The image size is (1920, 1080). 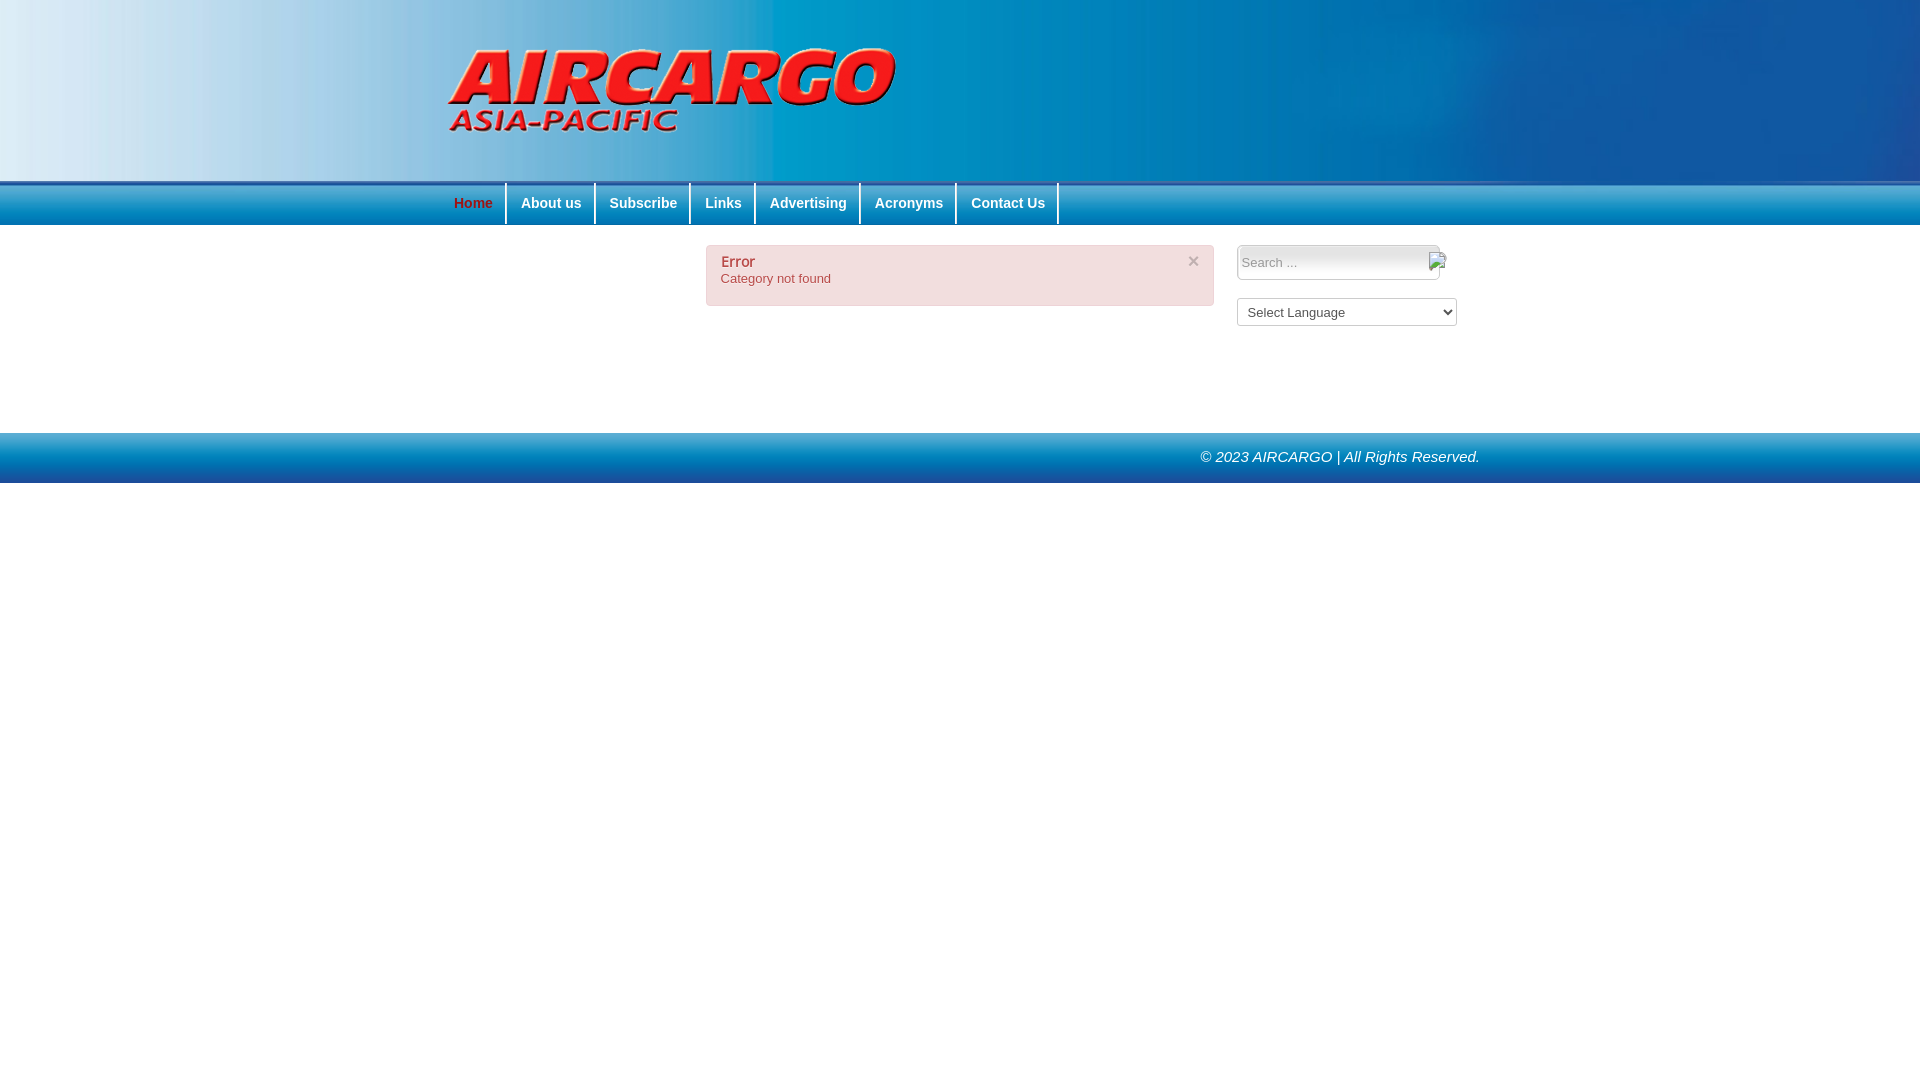 What do you see at coordinates (472, 203) in the screenshot?
I see `'Home'` at bounding box center [472, 203].